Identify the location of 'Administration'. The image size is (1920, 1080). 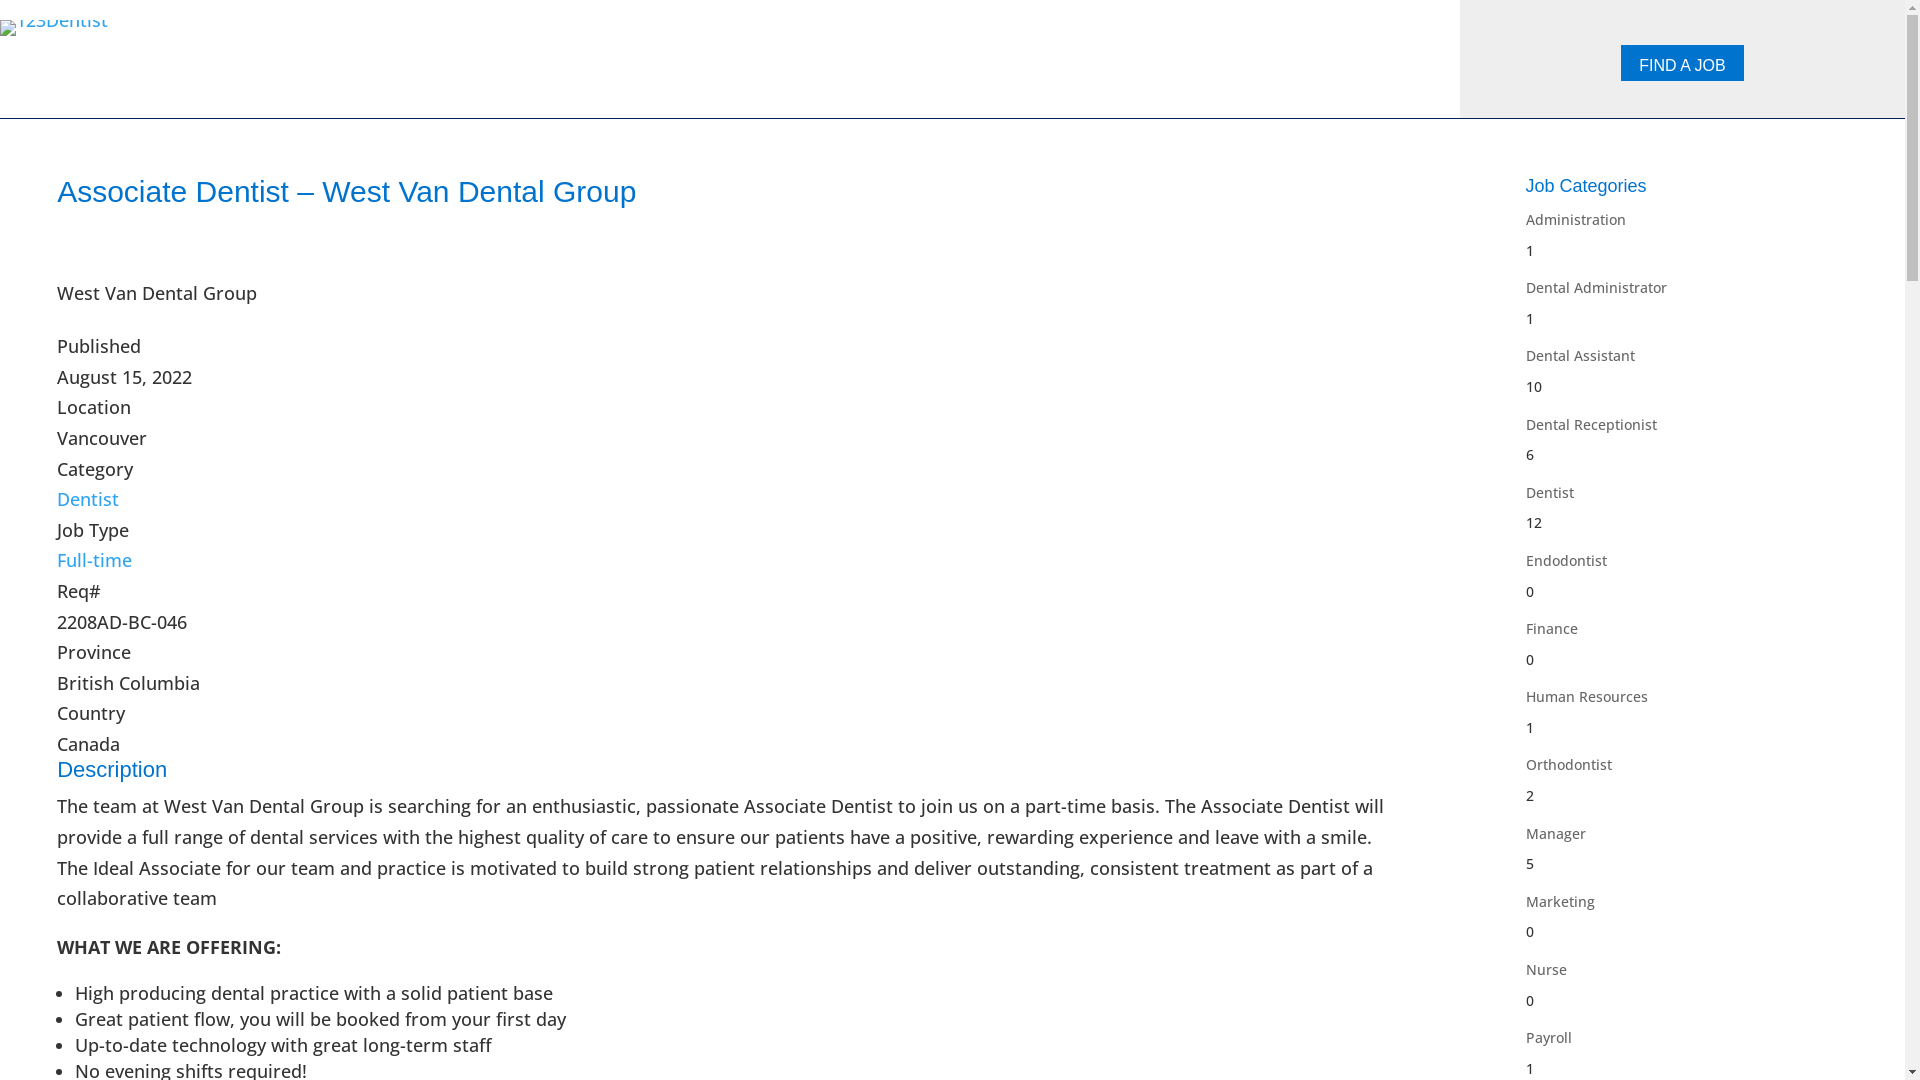
(1525, 219).